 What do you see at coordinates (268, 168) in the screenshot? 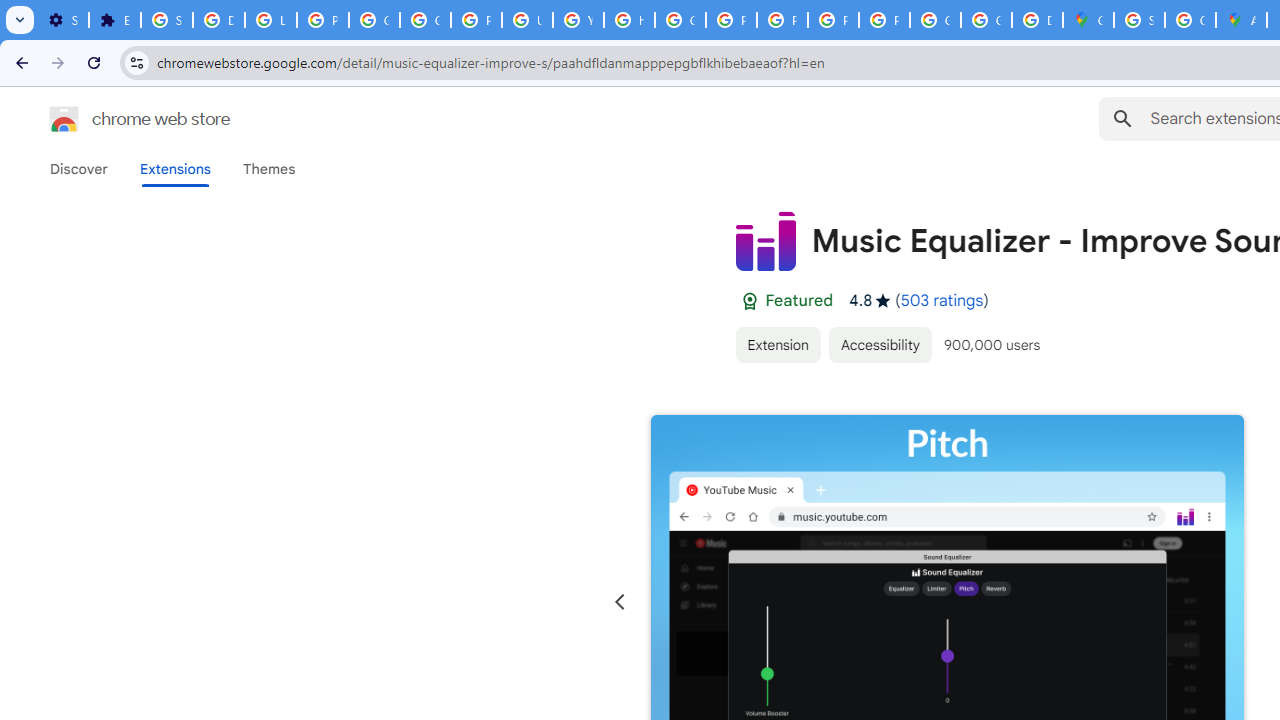
I see `'Themes'` at bounding box center [268, 168].